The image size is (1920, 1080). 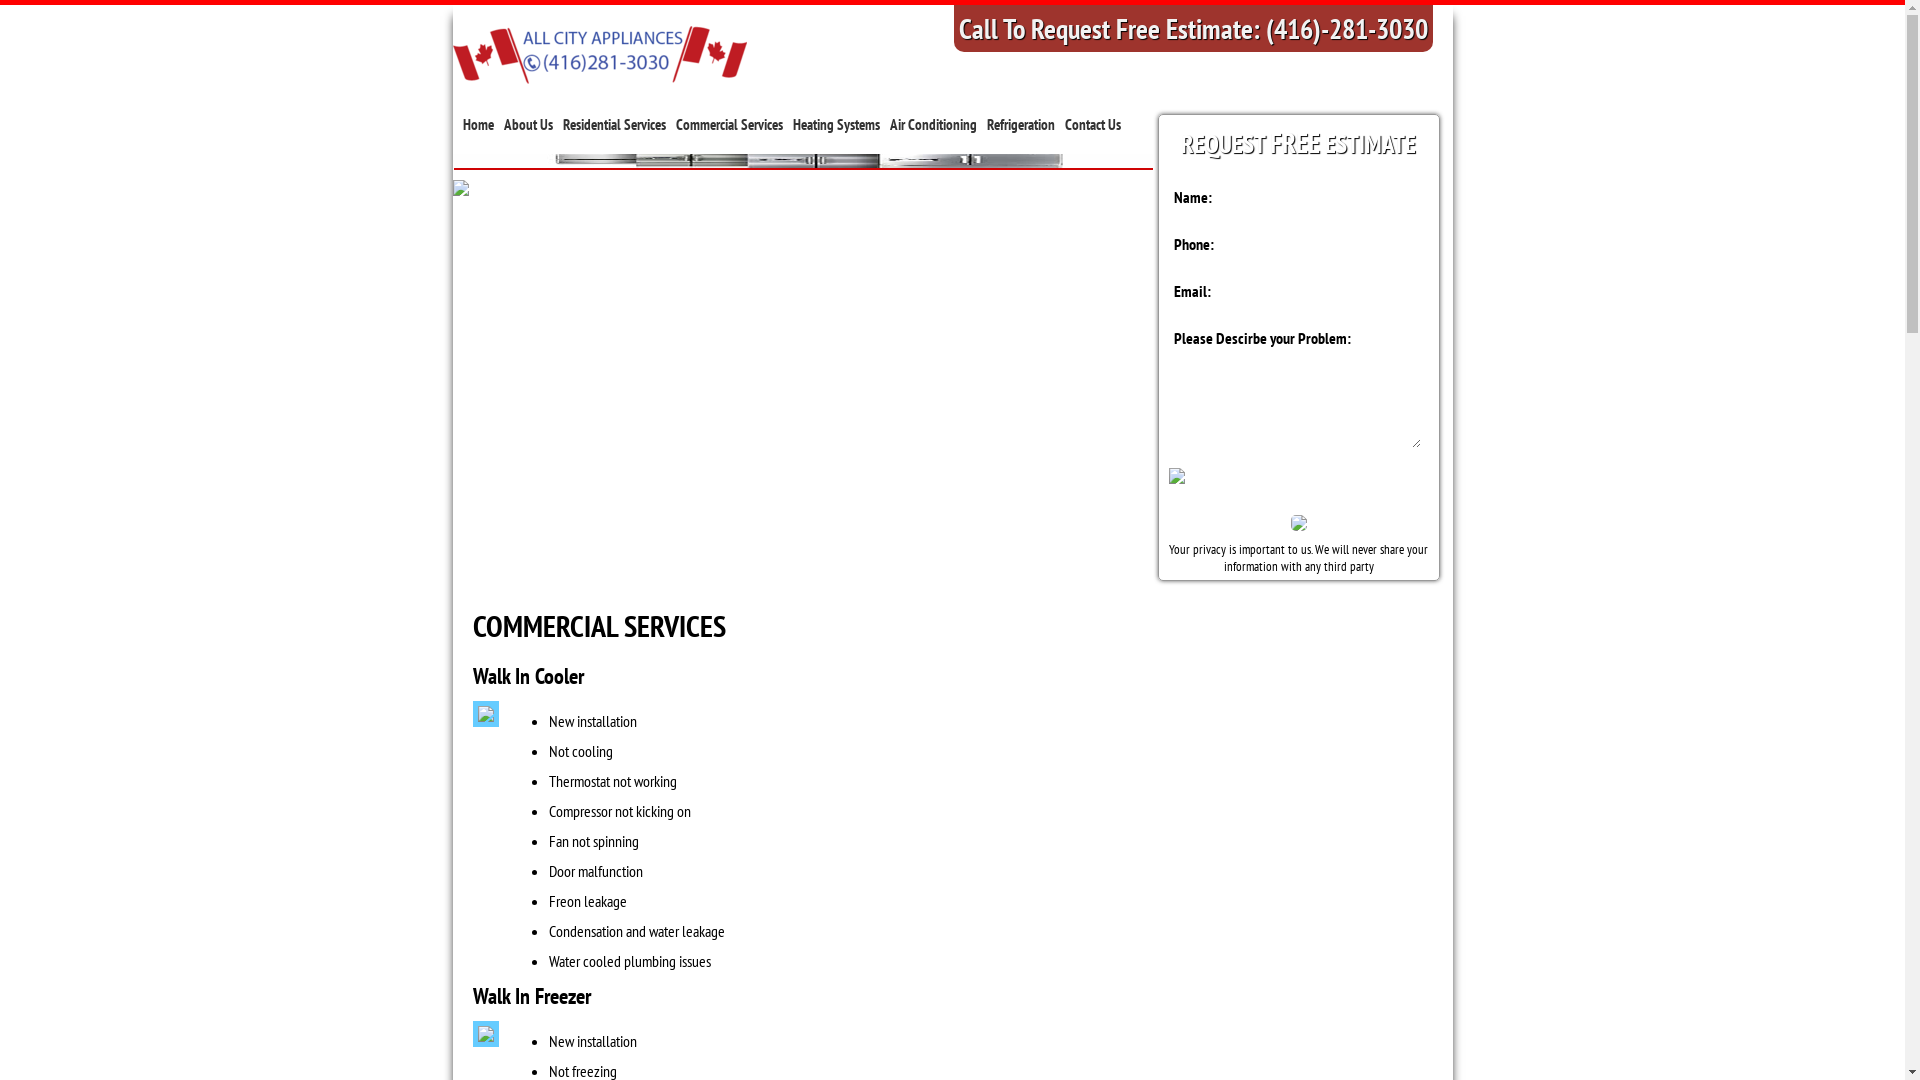 What do you see at coordinates (1091, 124) in the screenshot?
I see `'Contact Us'` at bounding box center [1091, 124].